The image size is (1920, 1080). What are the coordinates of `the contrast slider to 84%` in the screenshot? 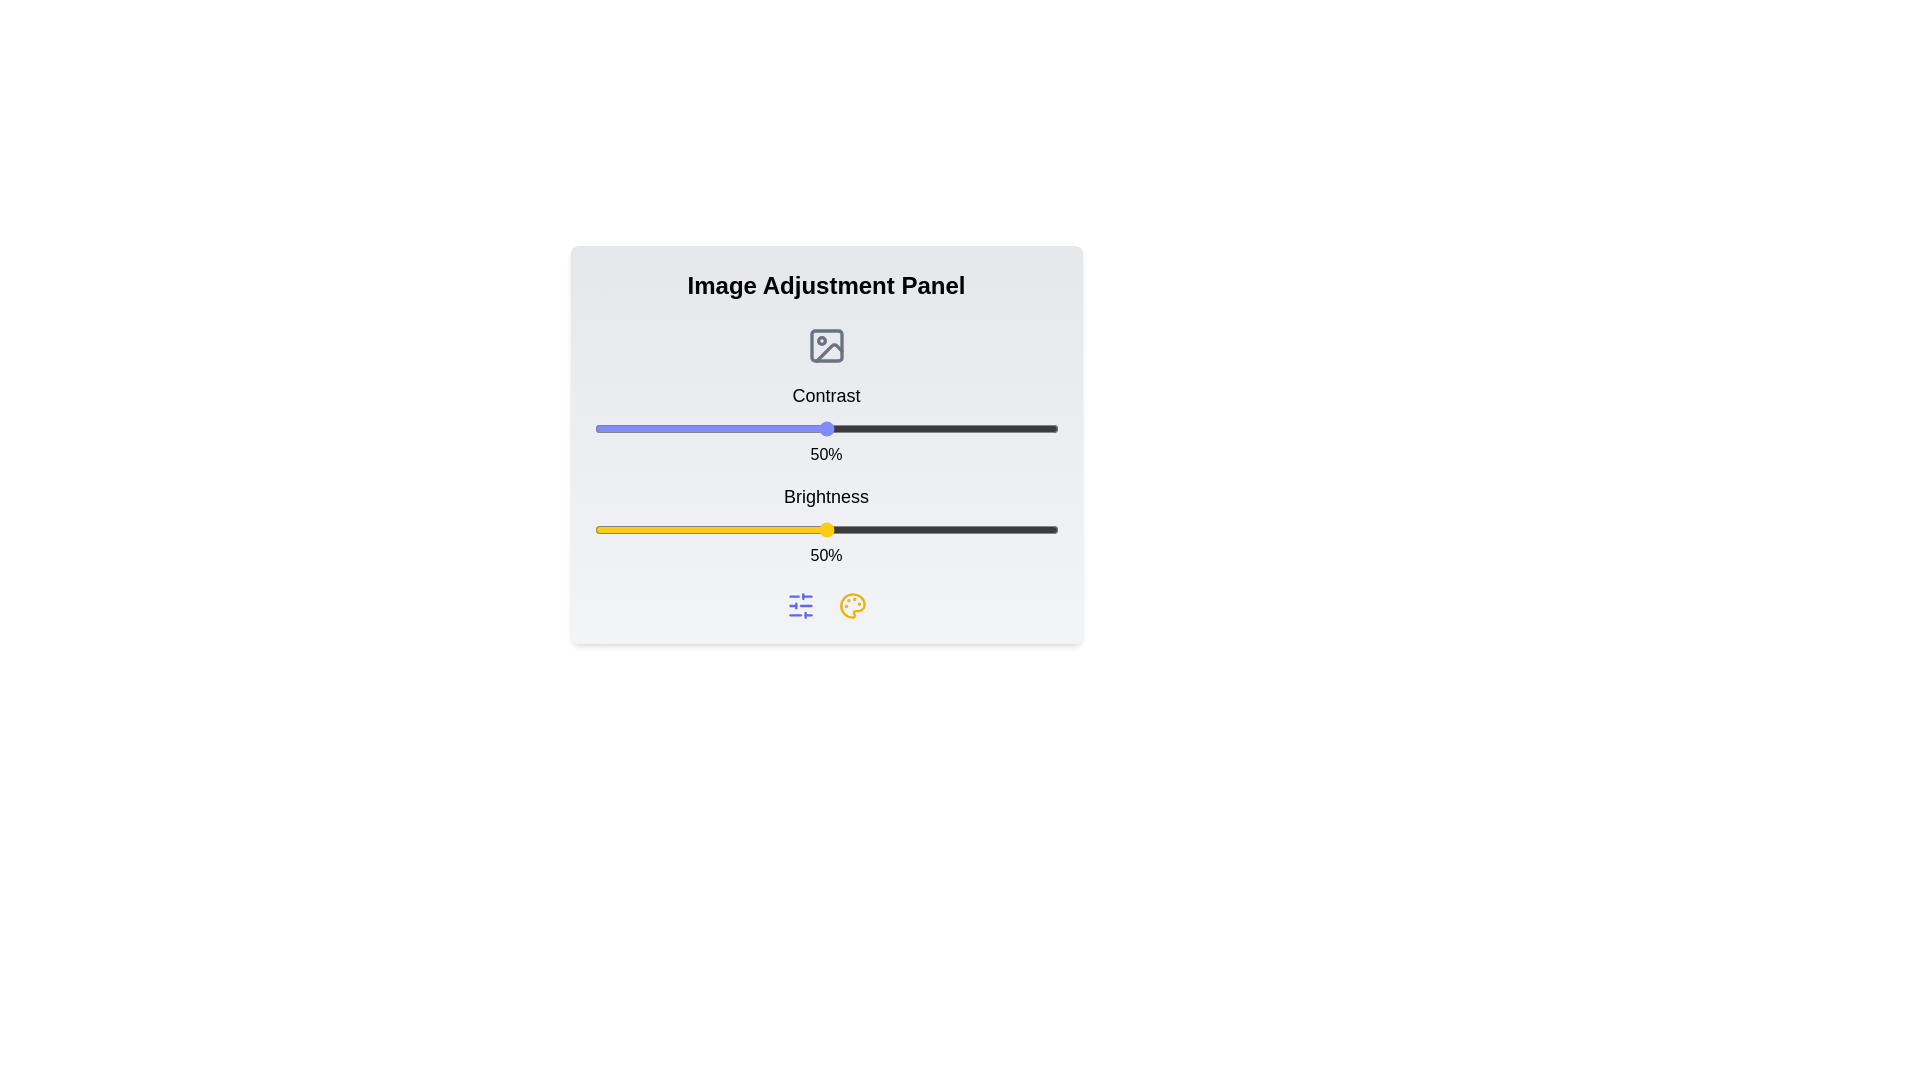 It's located at (984, 427).